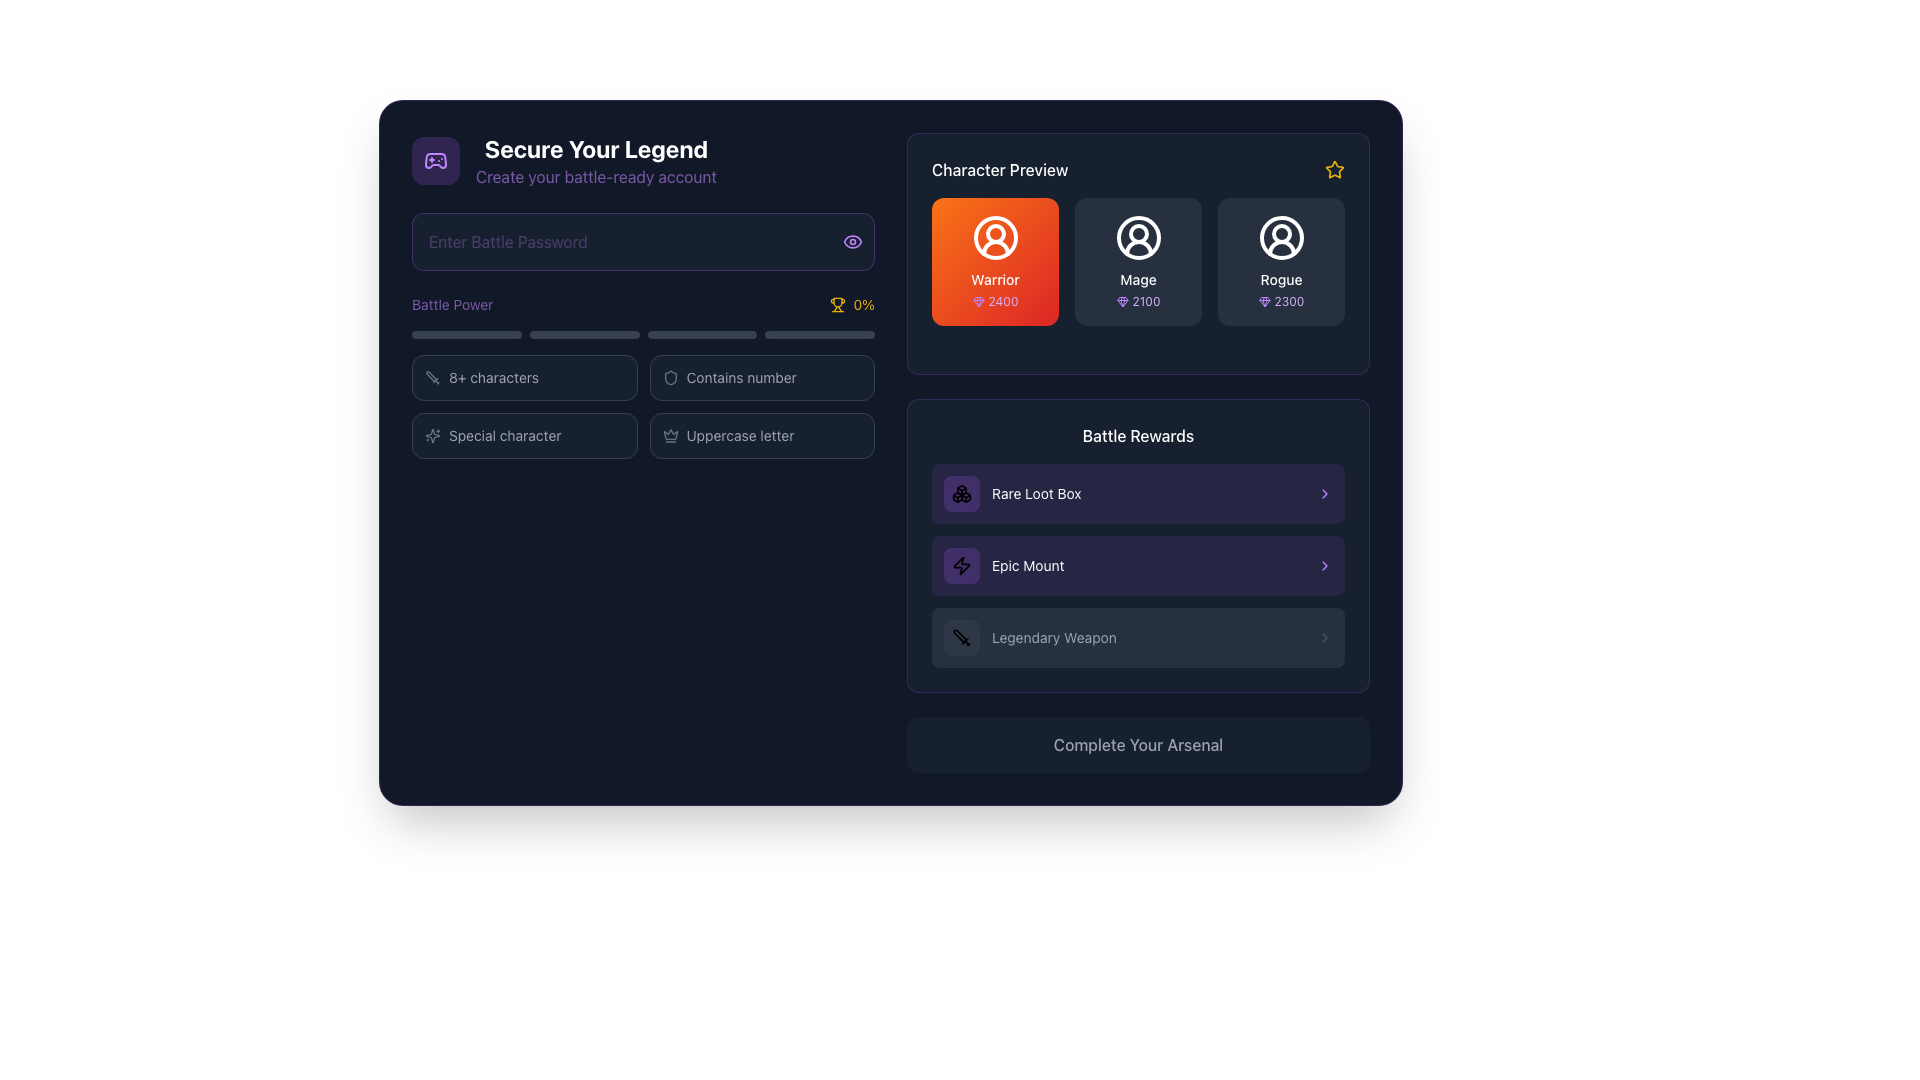 Image resolution: width=1920 pixels, height=1080 pixels. Describe the element at coordinates (961, 493) in the screenshot. I see `the 'Rare Loot Box' icon located in the upper-left corner of the 'Battle Rewards' section, which is visually distinct and positioned to the left of the 'Rare Loot Box' text` at that location.